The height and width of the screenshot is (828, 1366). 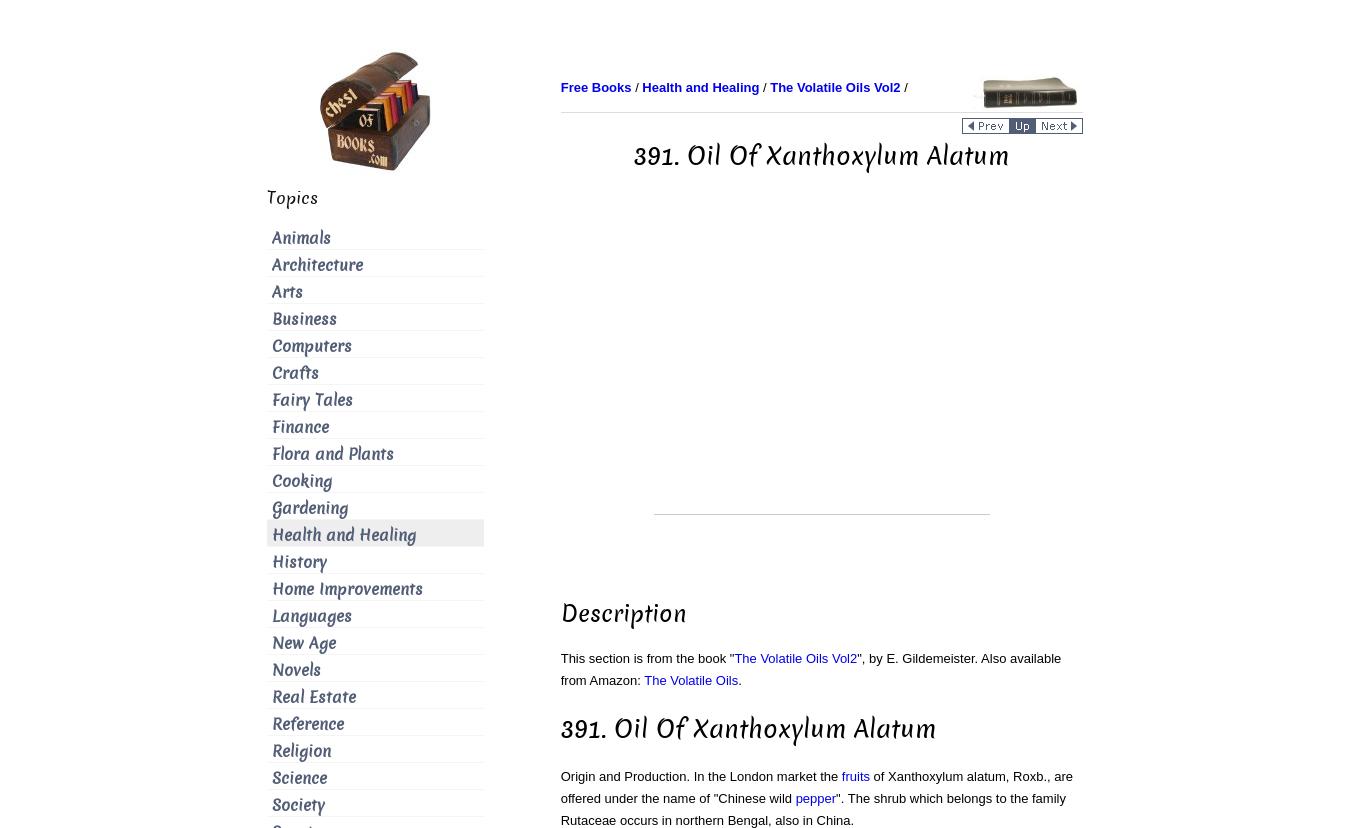 I want to click on 'Cooking', so click(x=302, y=480).